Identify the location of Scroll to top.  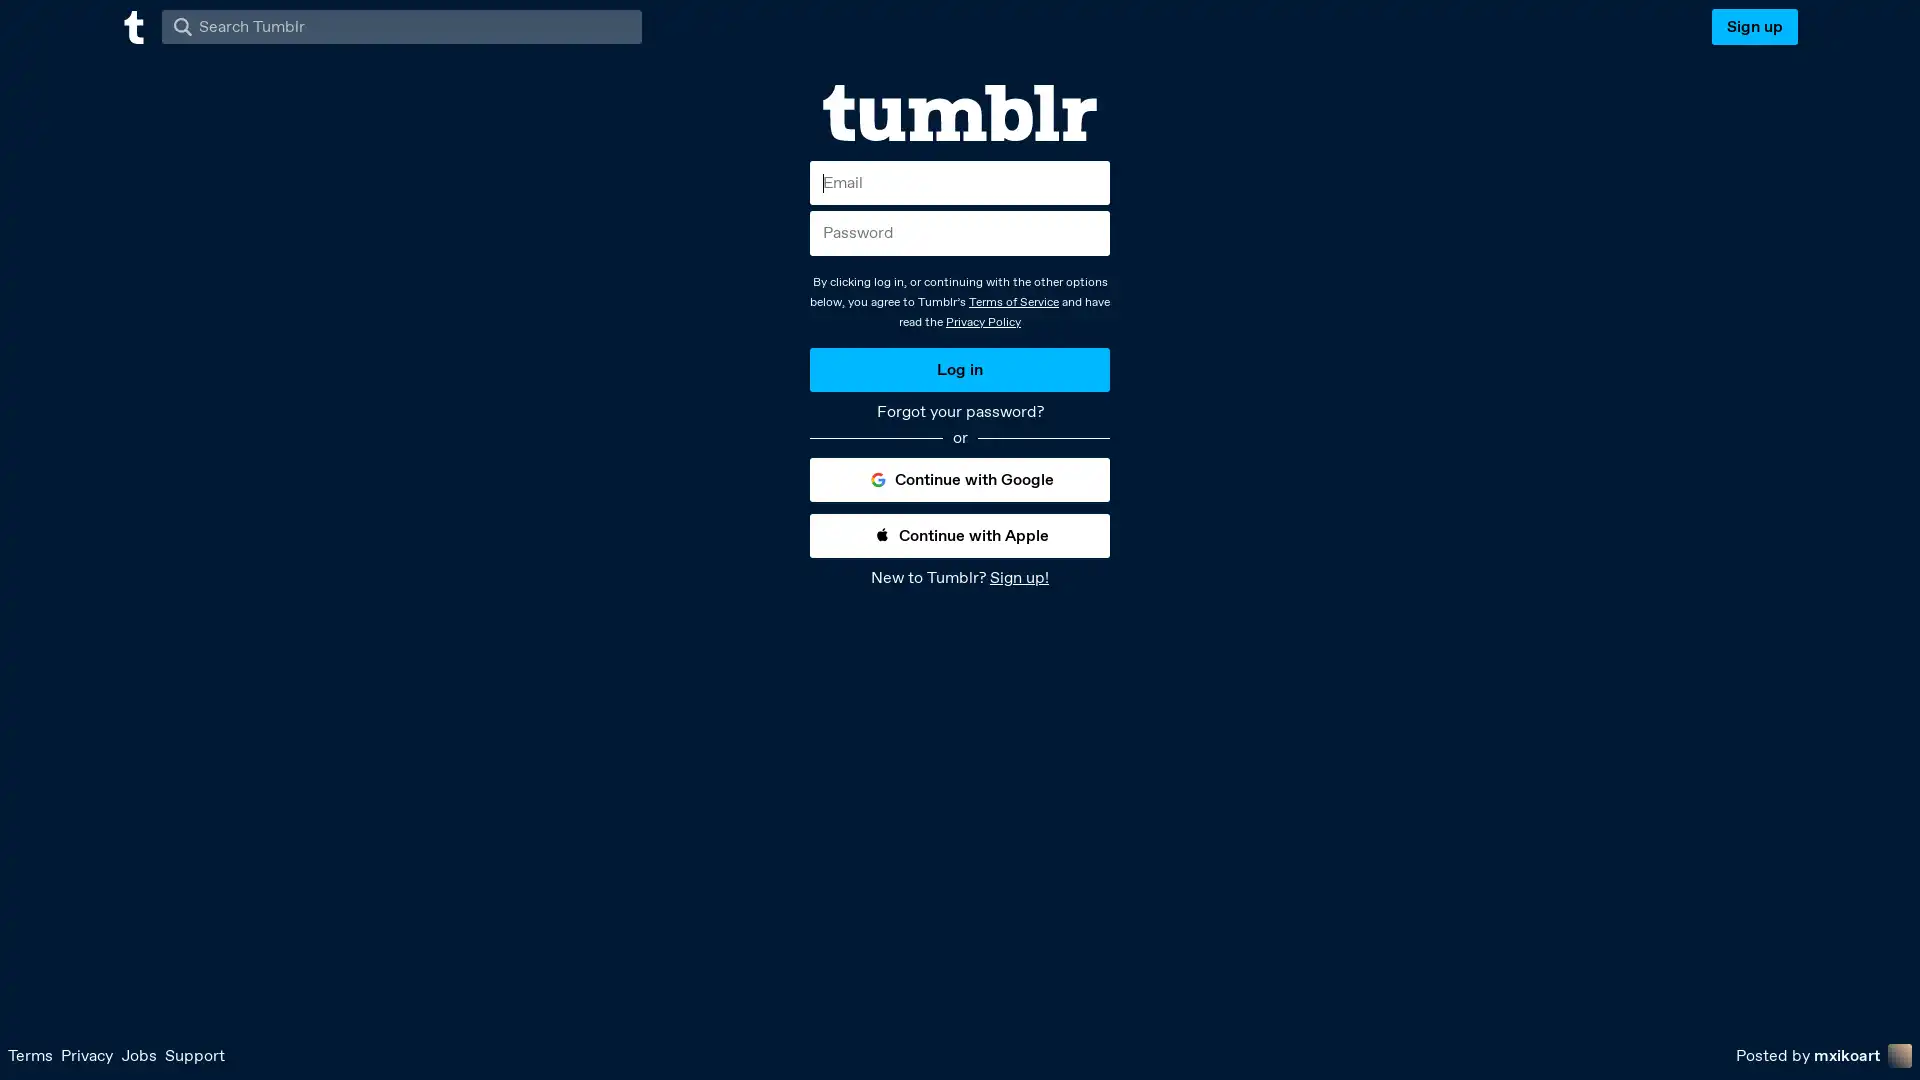
(1880, 1057).